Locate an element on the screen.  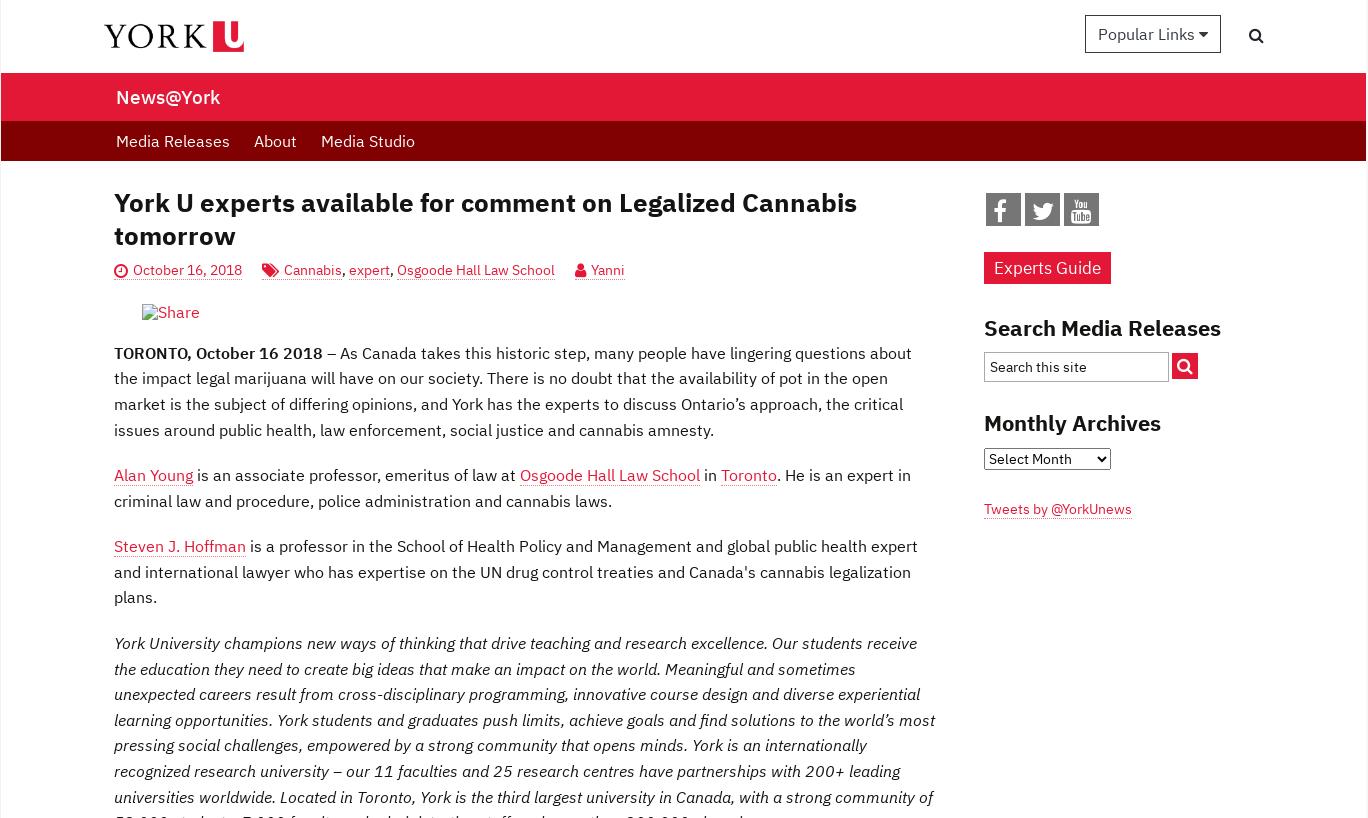
'York U experts available for comment on Legalized Cannabis tomorrow' is located at coordinates (485, 218).